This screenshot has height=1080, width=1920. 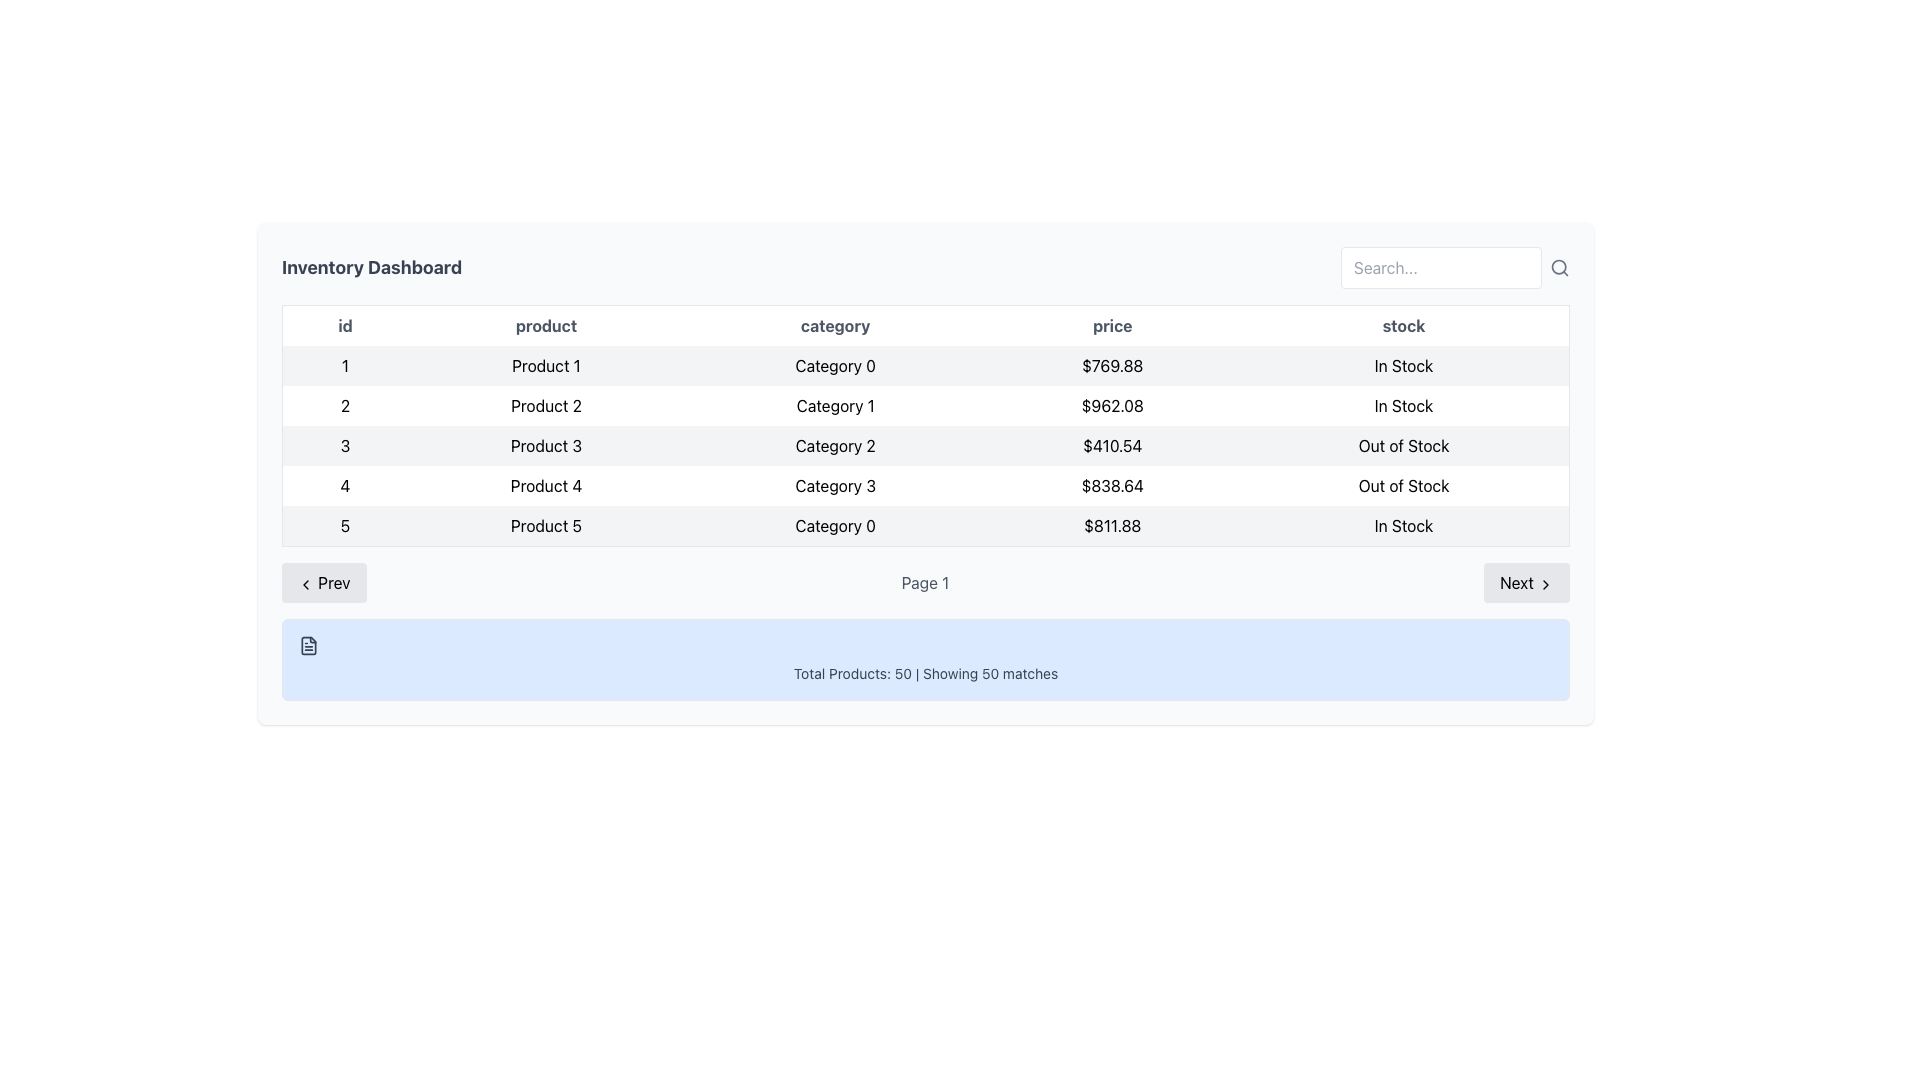 I want to click on the text label displaying the number '5' in the bottom row of the table under the 'id' column, so click(x=345, y=525).